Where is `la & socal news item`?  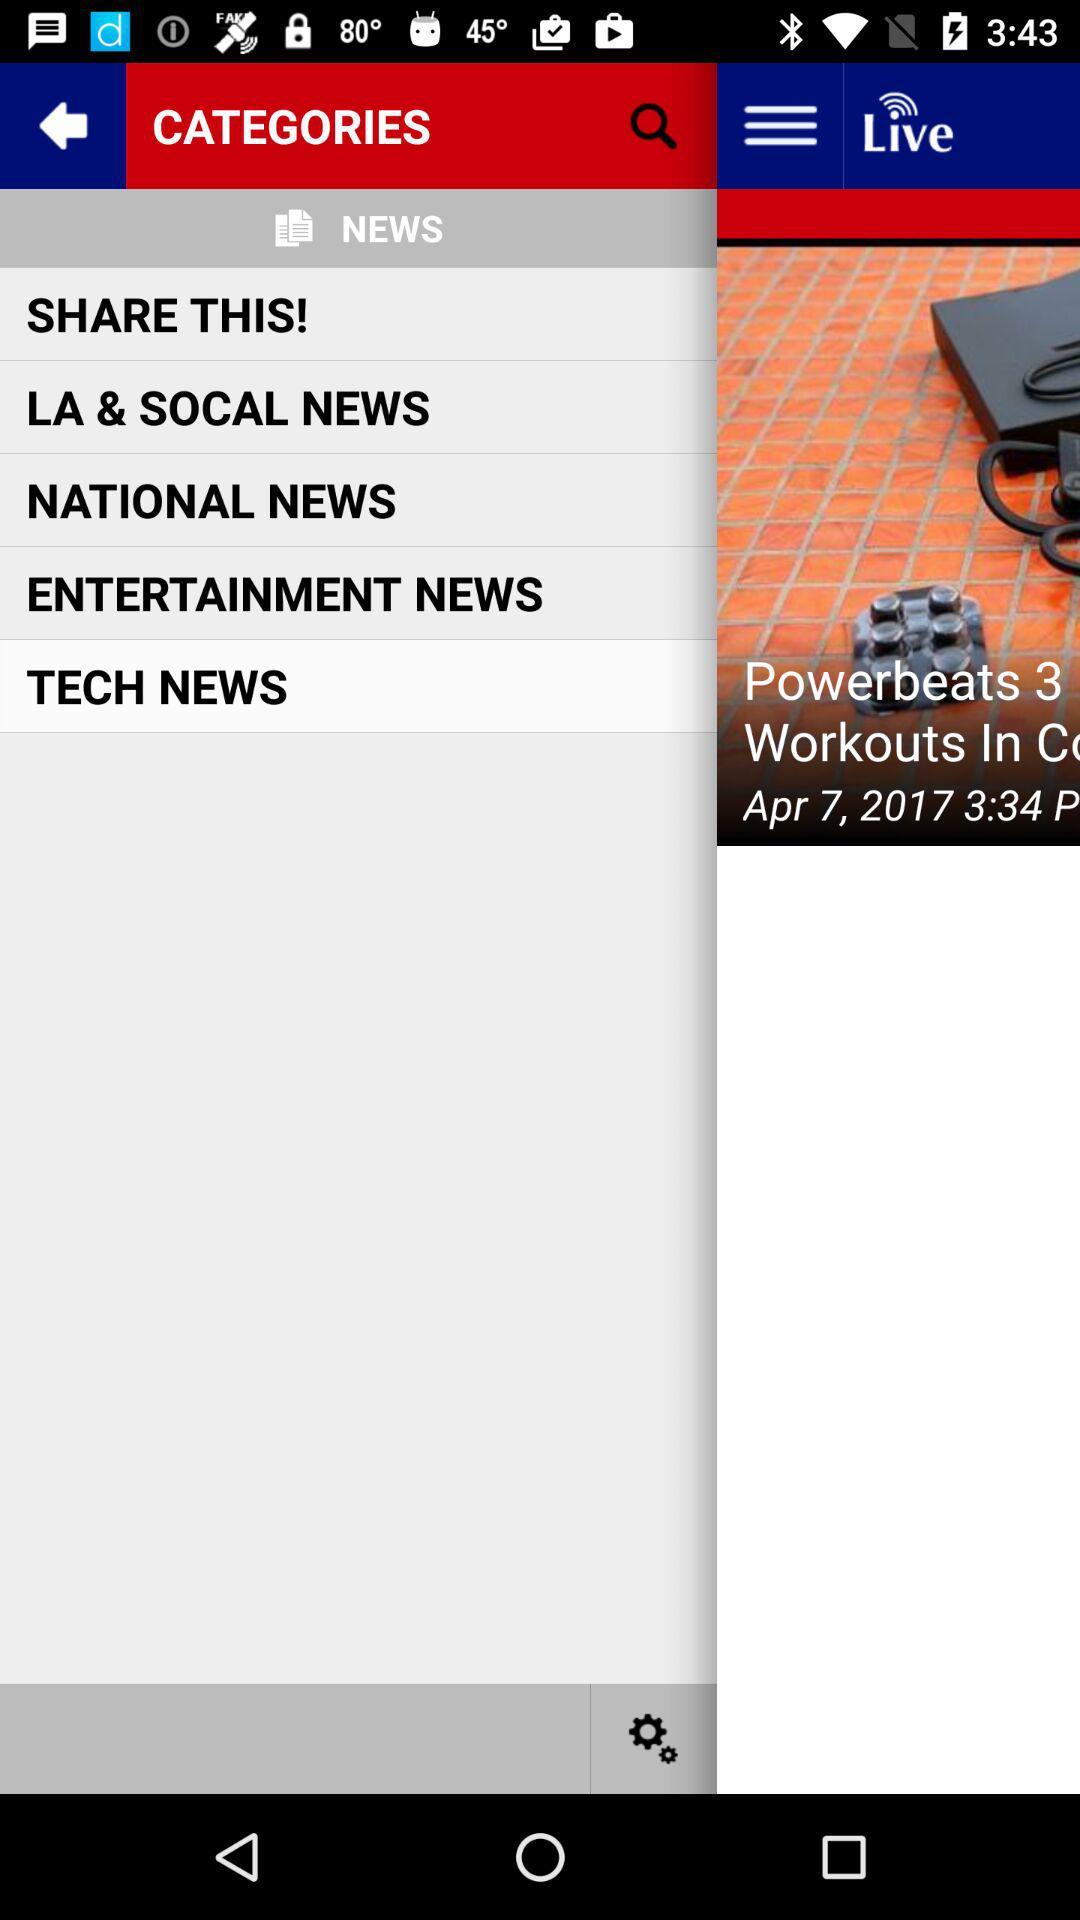 la & socal news item is located at coordinates (227, 405).